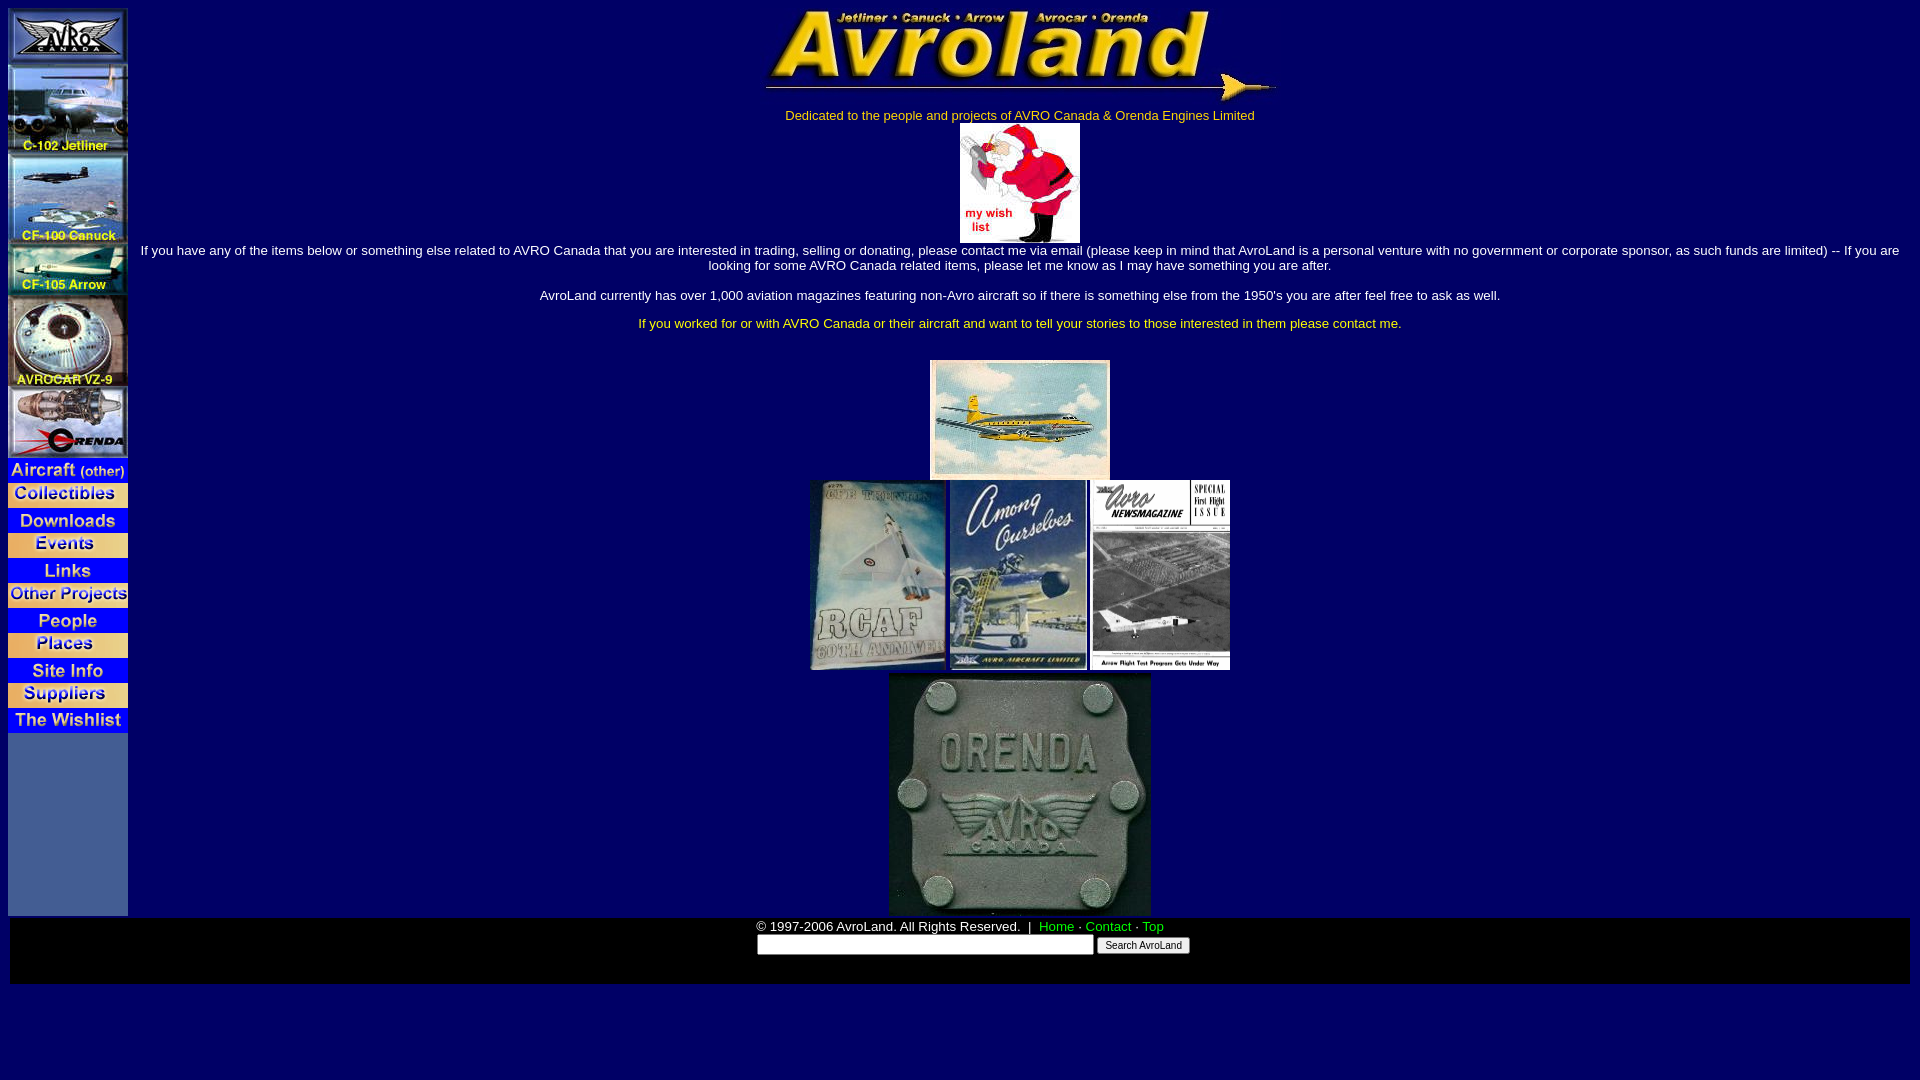  Describe the element at coordinates (1142, 926) in the screenshot. I see `'Top'` at that location.